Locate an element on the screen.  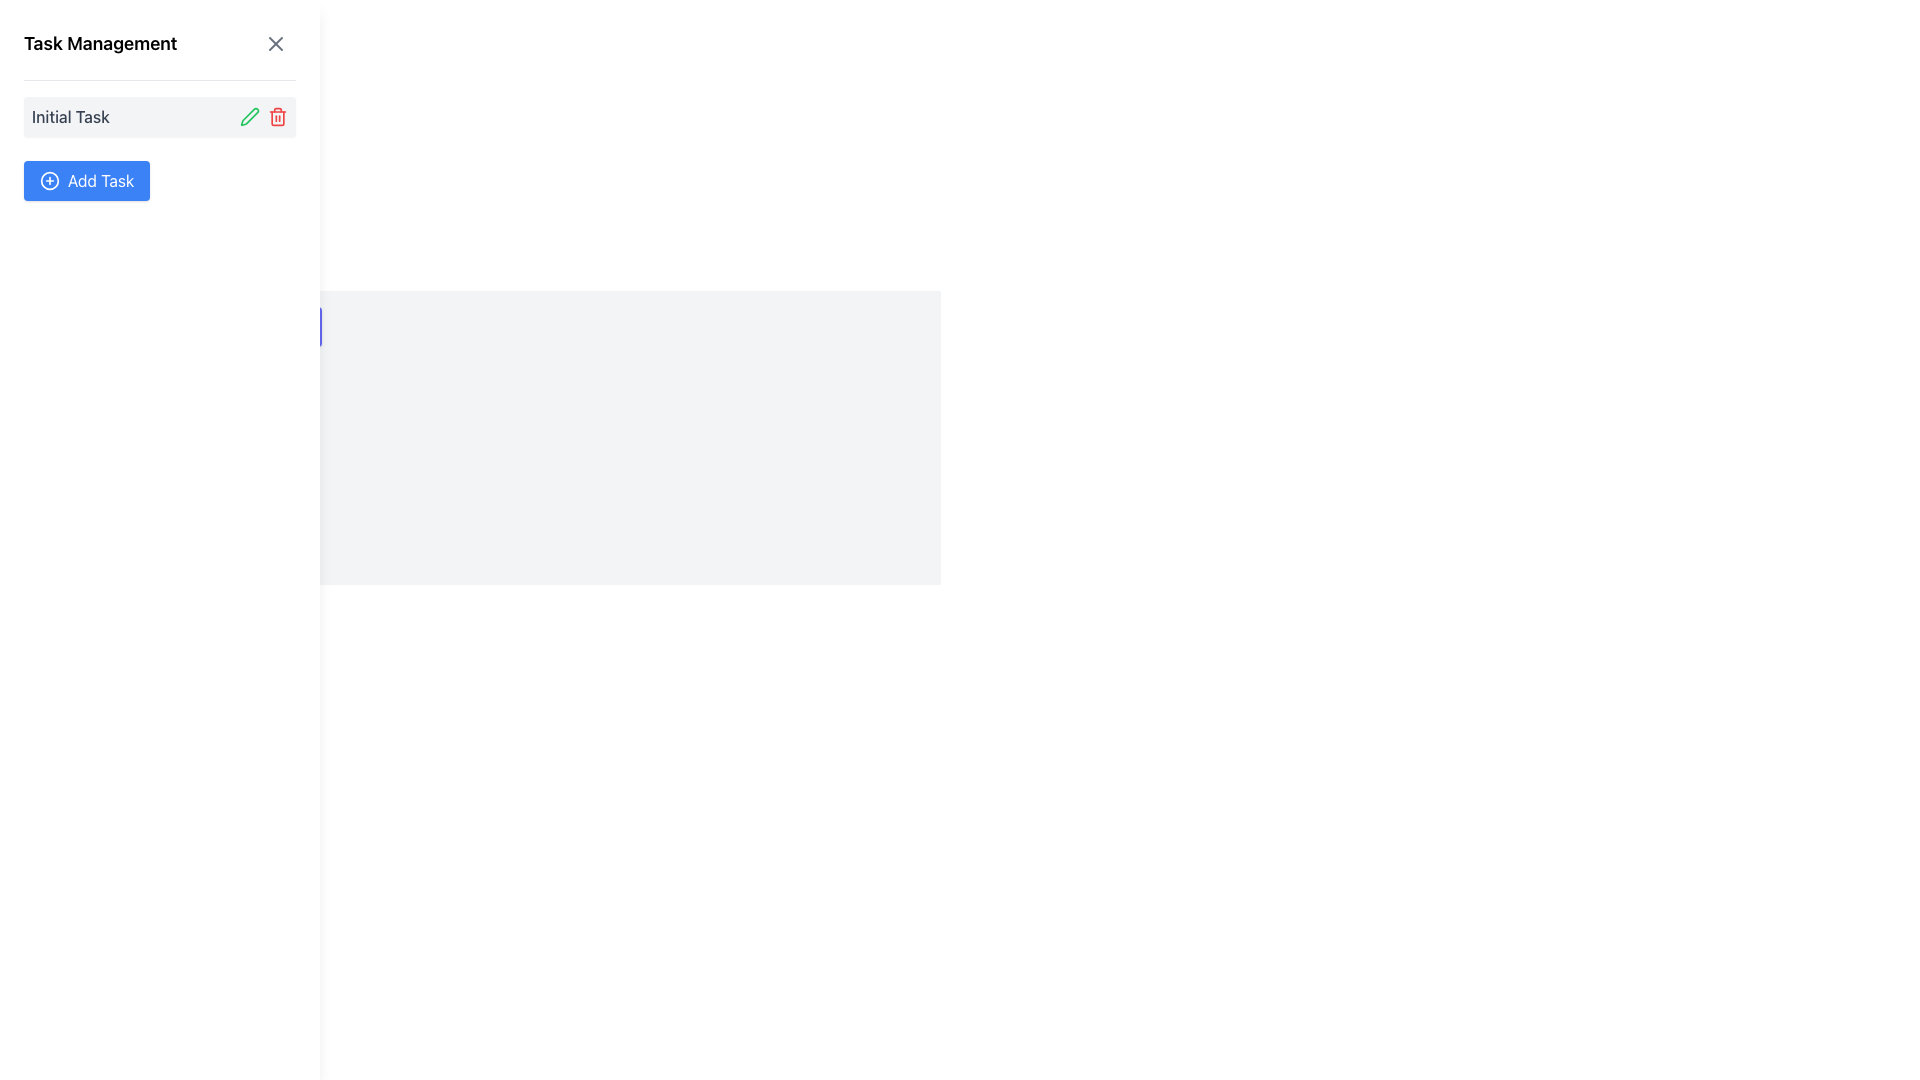
the green pencil icon button located in the 'Task Management' sidebar next to the 'Initial Task' label is located at coordinates (248, 116).